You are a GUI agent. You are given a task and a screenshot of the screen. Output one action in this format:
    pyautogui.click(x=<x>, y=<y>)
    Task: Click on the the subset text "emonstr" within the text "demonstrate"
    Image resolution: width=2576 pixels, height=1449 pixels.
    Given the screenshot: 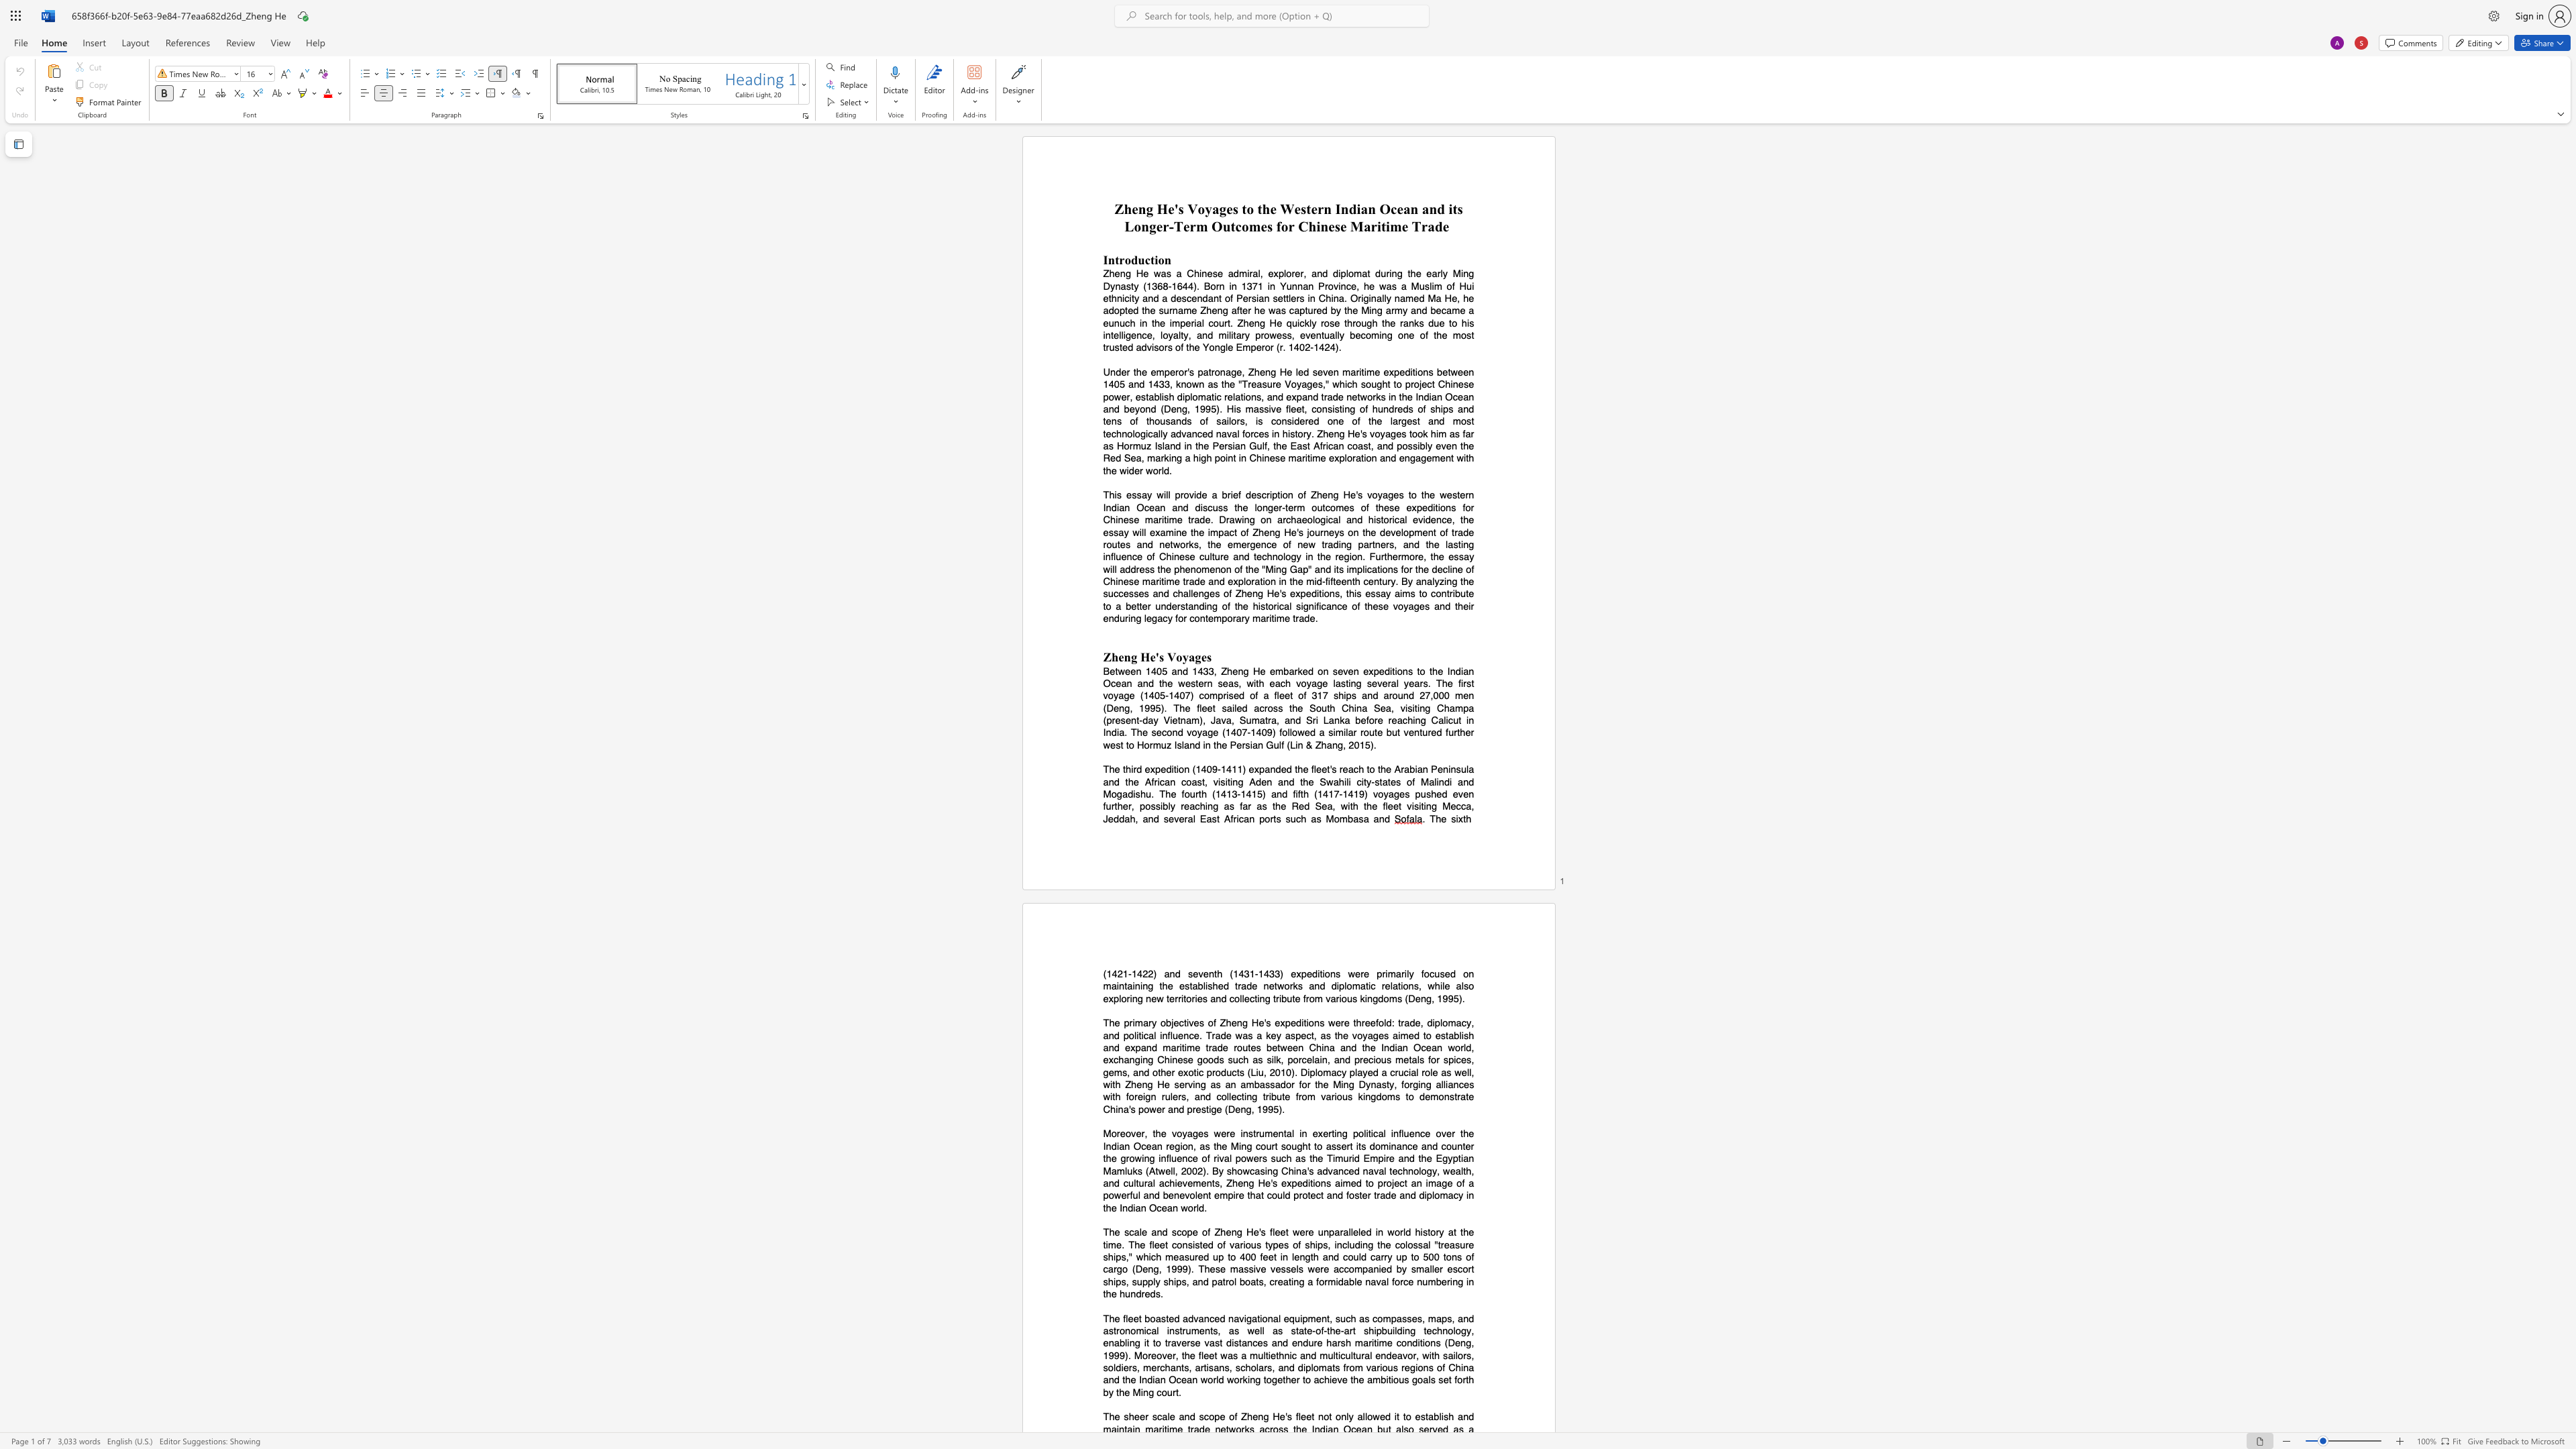 What is the action you would take?
    pyautogui.click(x=1424, y=1096)
    